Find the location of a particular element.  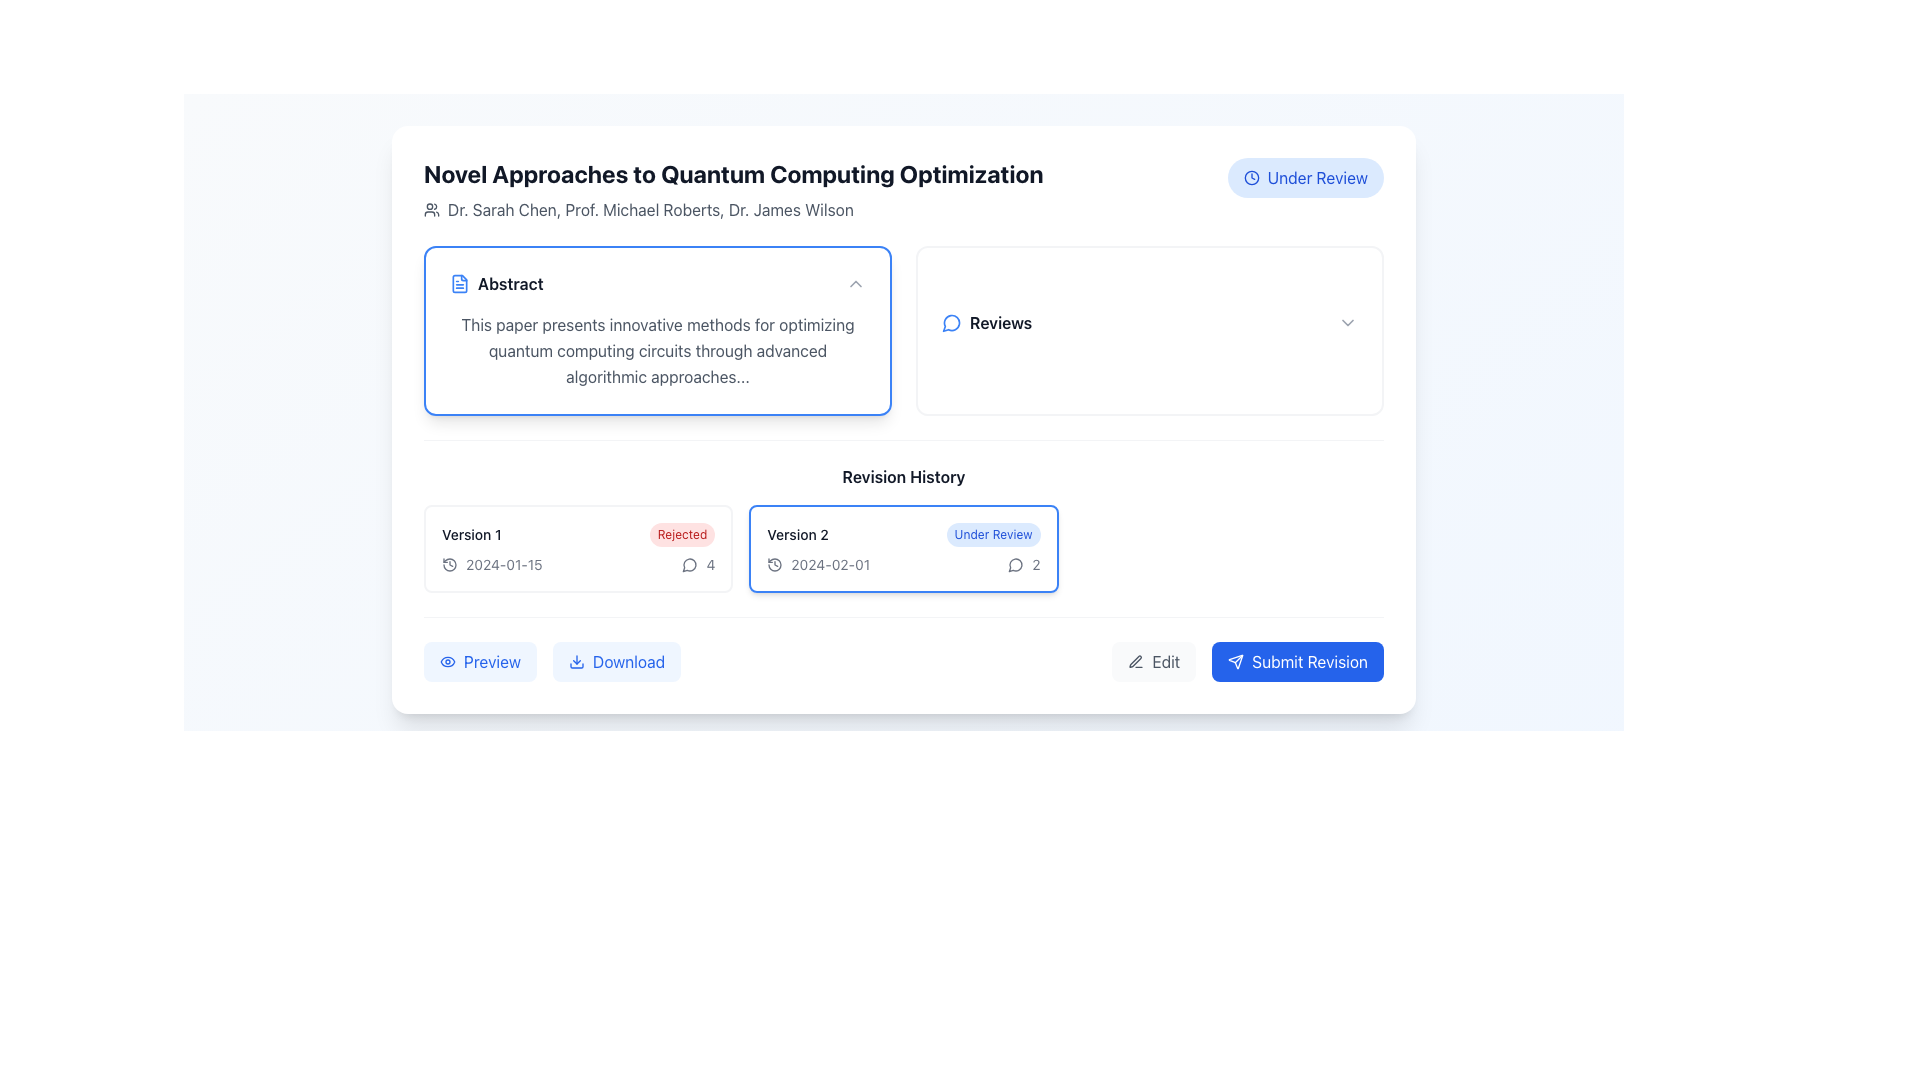

the card labeled 'Version 2' in the 'Revision History' section is located at coordinates (902, 548).